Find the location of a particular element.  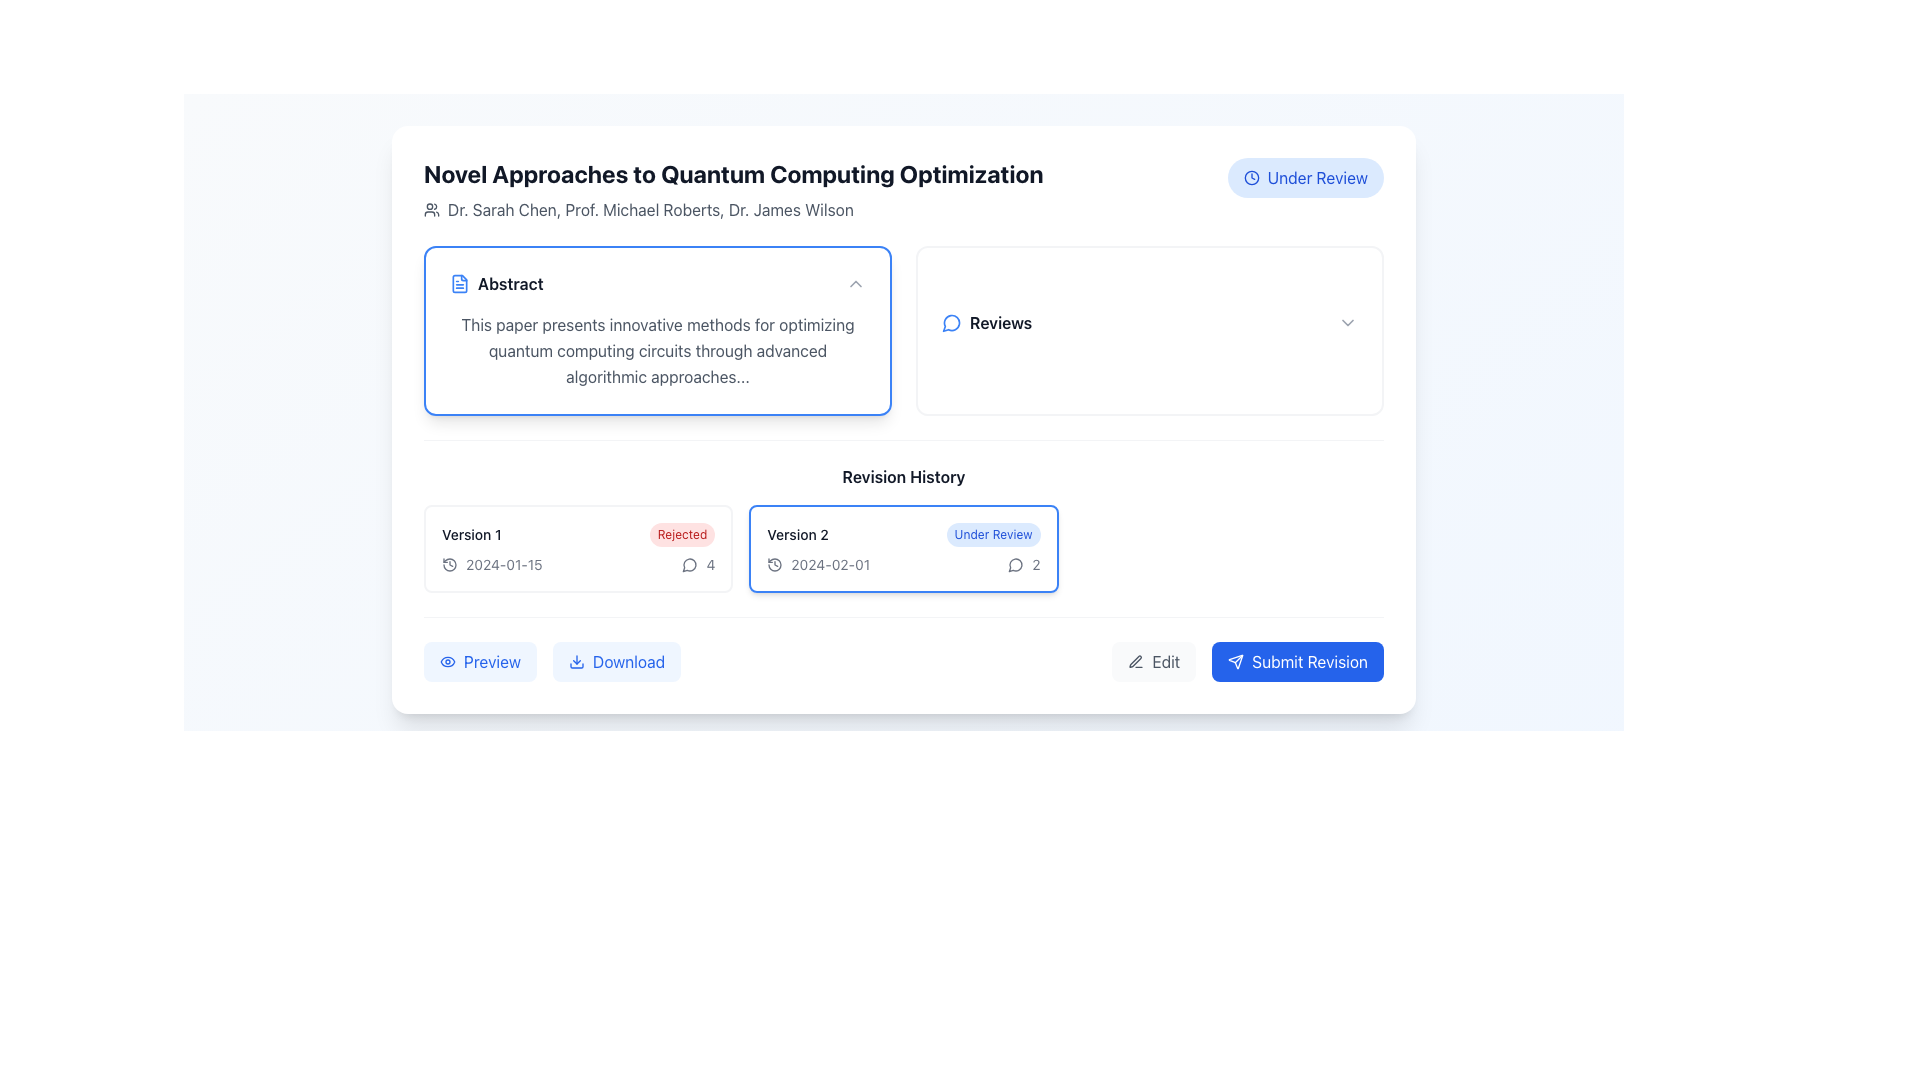

the card labeled 'Version 2' in the 'Revision History' section is located at coordinates (902, 548).